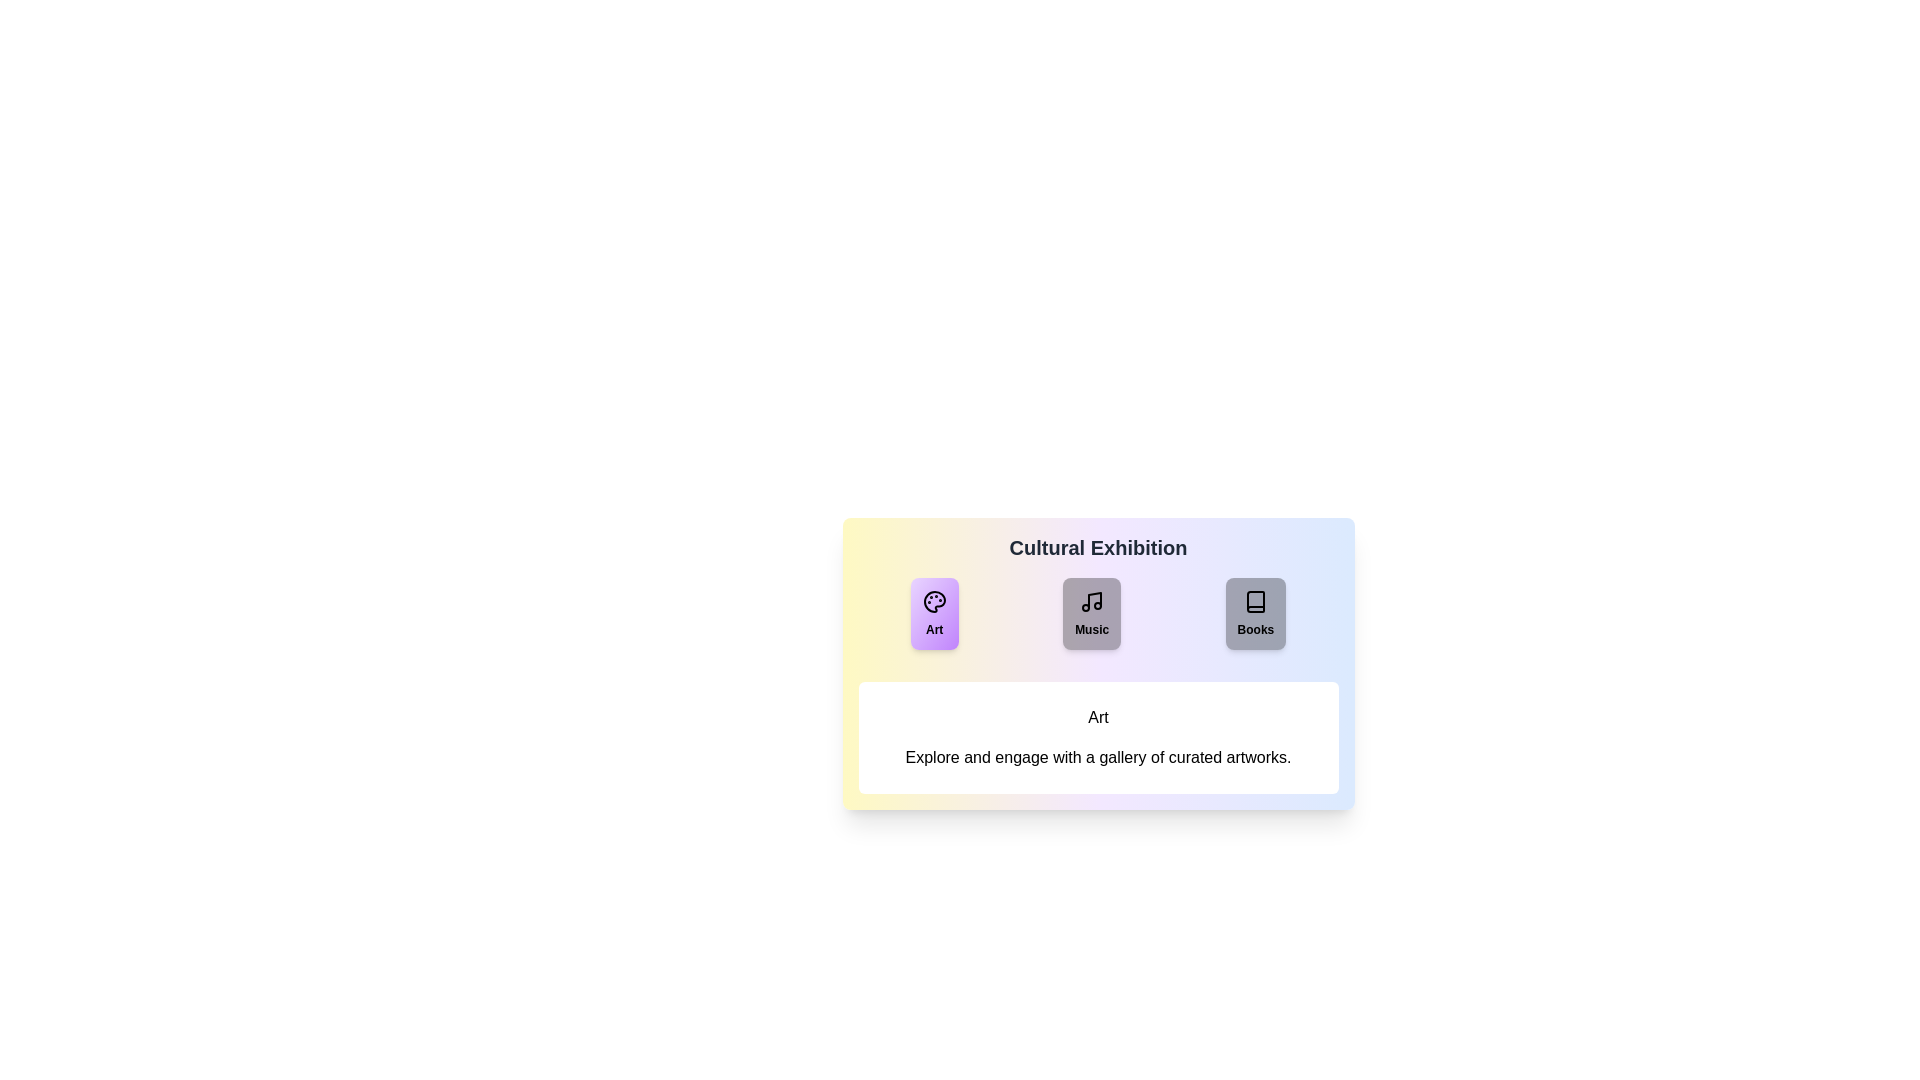 The width and height of the screenshot is (1920, 1080). I want to click on the header titled 'Cultural Exhibition' to understand the context of the component, so click(1097, 547).